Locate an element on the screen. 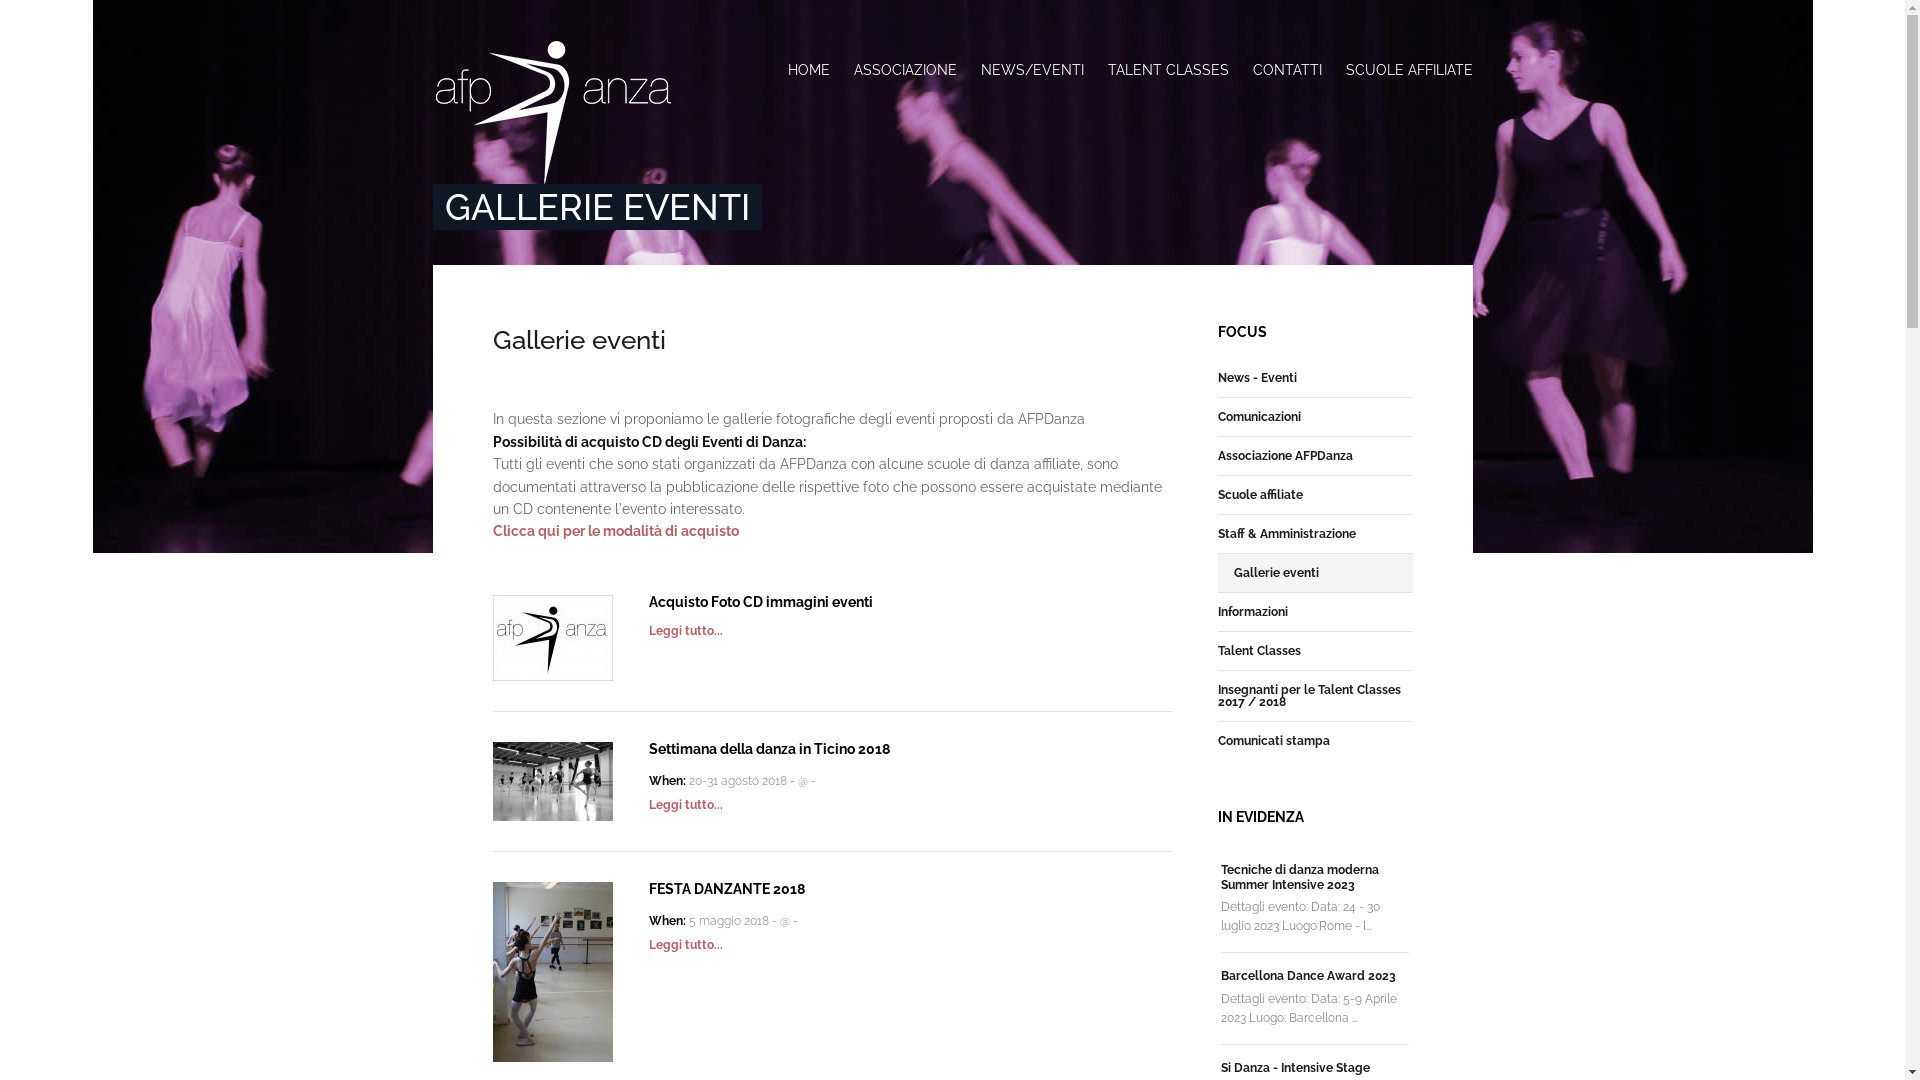 The image size is (1920, 1080). 'Informazioni' is located at coordinates (1217, 611).